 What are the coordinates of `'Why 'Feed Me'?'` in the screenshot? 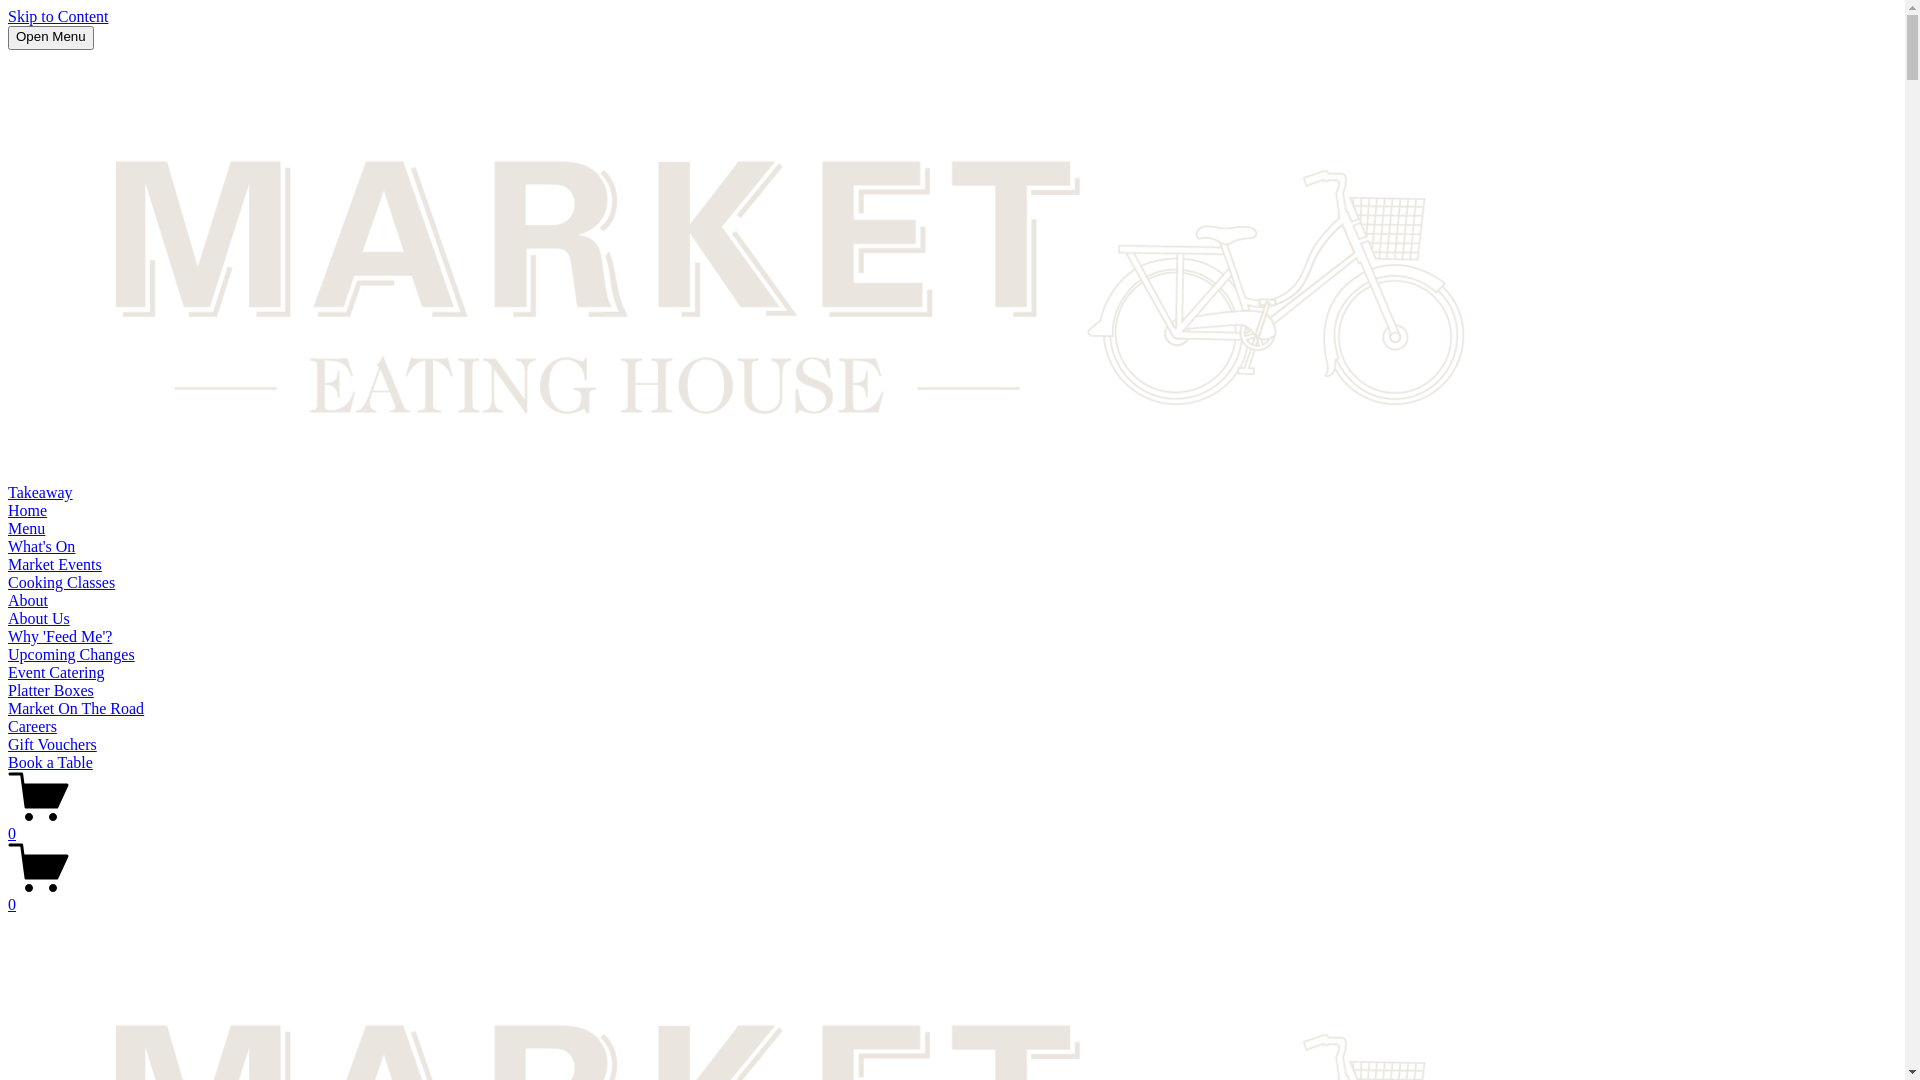 It's located at (59, 636).